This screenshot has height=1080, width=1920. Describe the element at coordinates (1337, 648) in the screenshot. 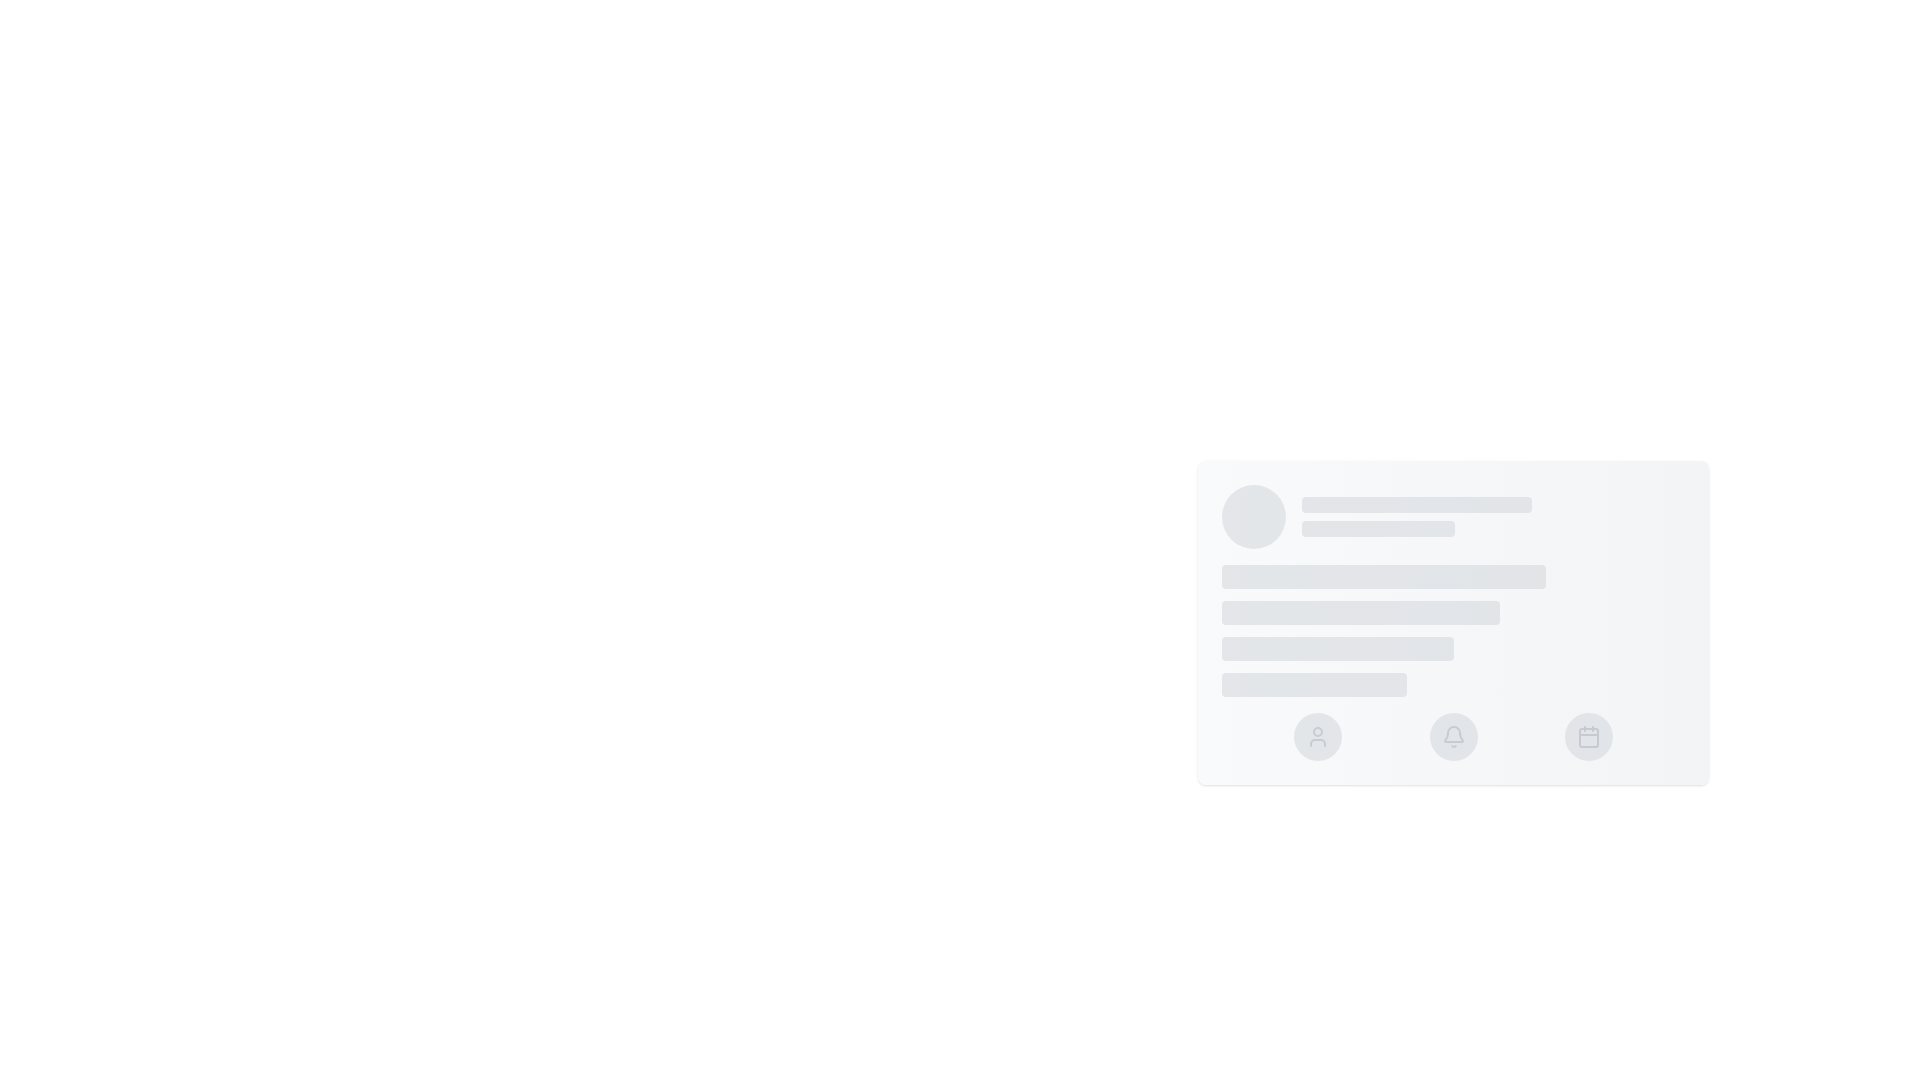

I see `the Loading placeholder (animated bar), which is a horizontally elongated bar with rounded ends located in the lower half of the card-like interface` at that location.